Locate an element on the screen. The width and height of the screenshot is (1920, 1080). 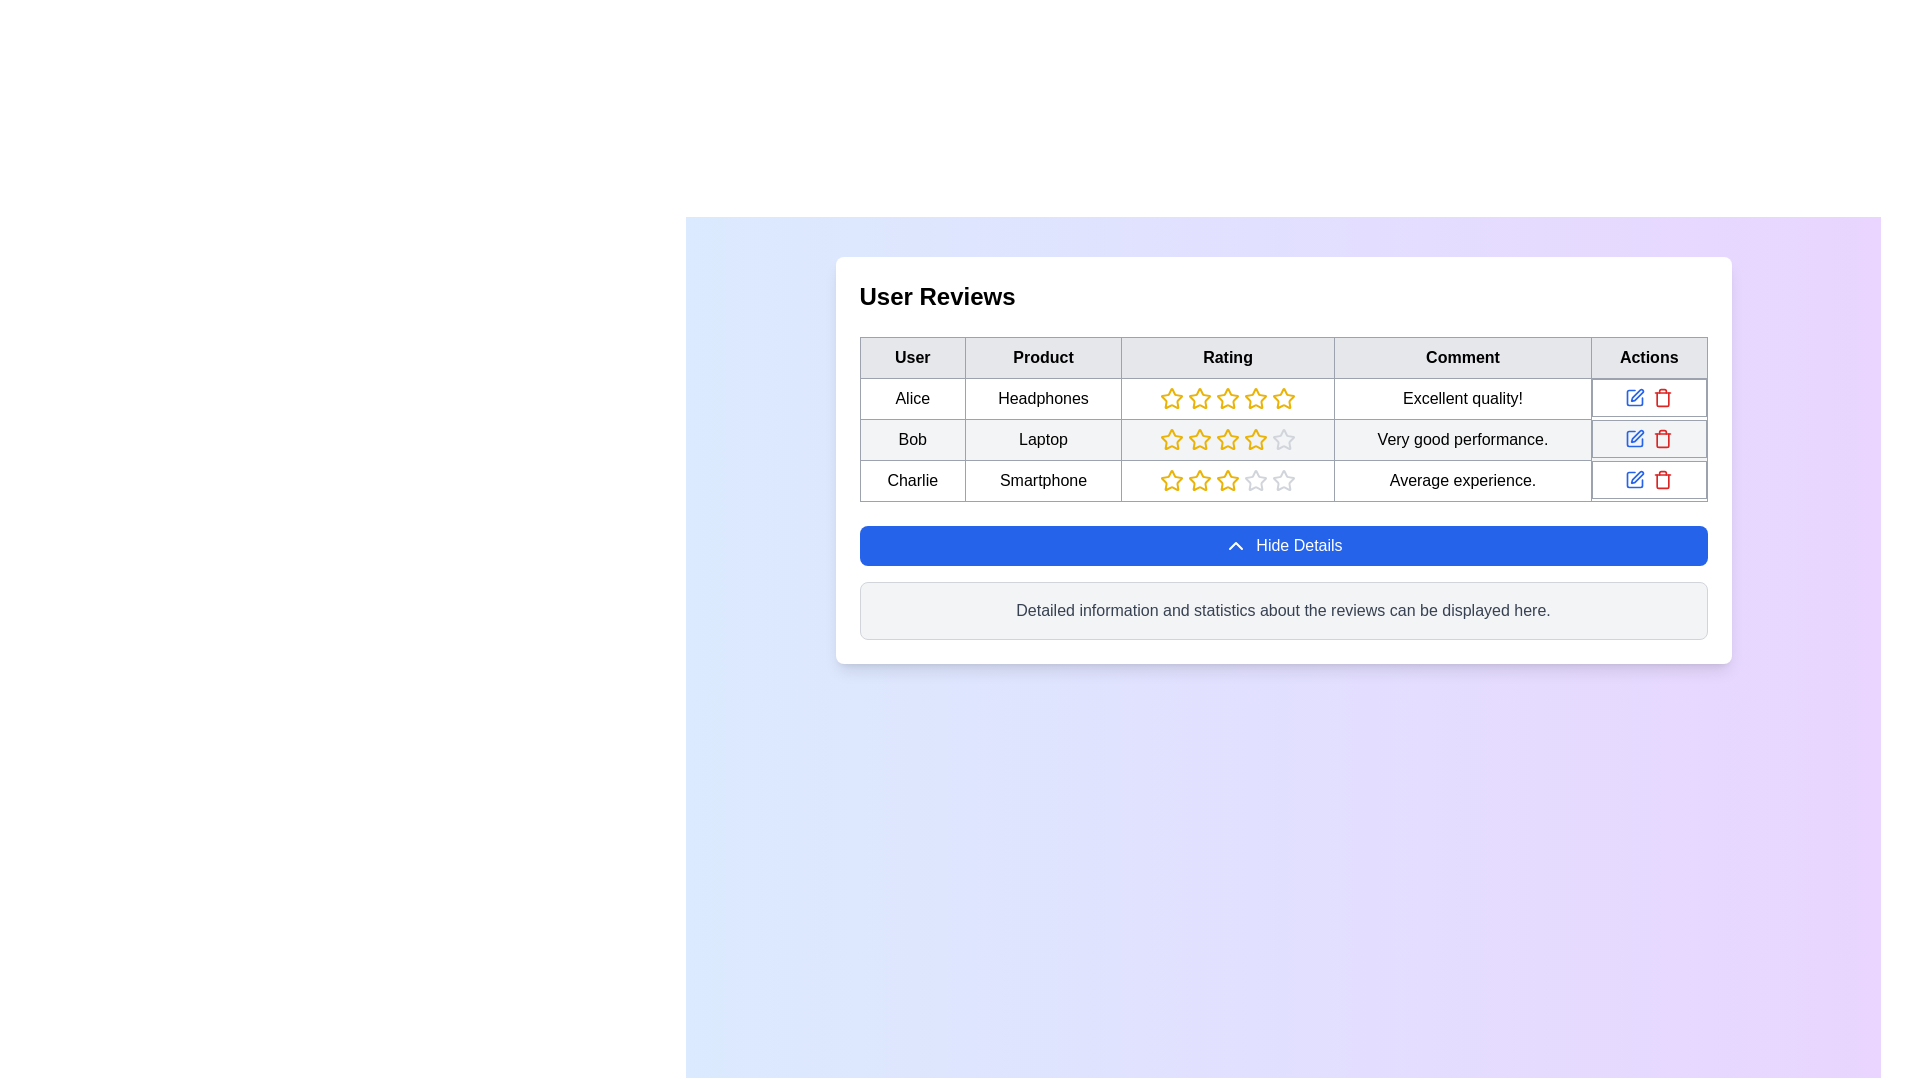
the sixth gray star icon with a hollow center in the rating system of the third row aligned with the 'Charlie' user in the 'Rating' column is located at coordinates (1255, 481).